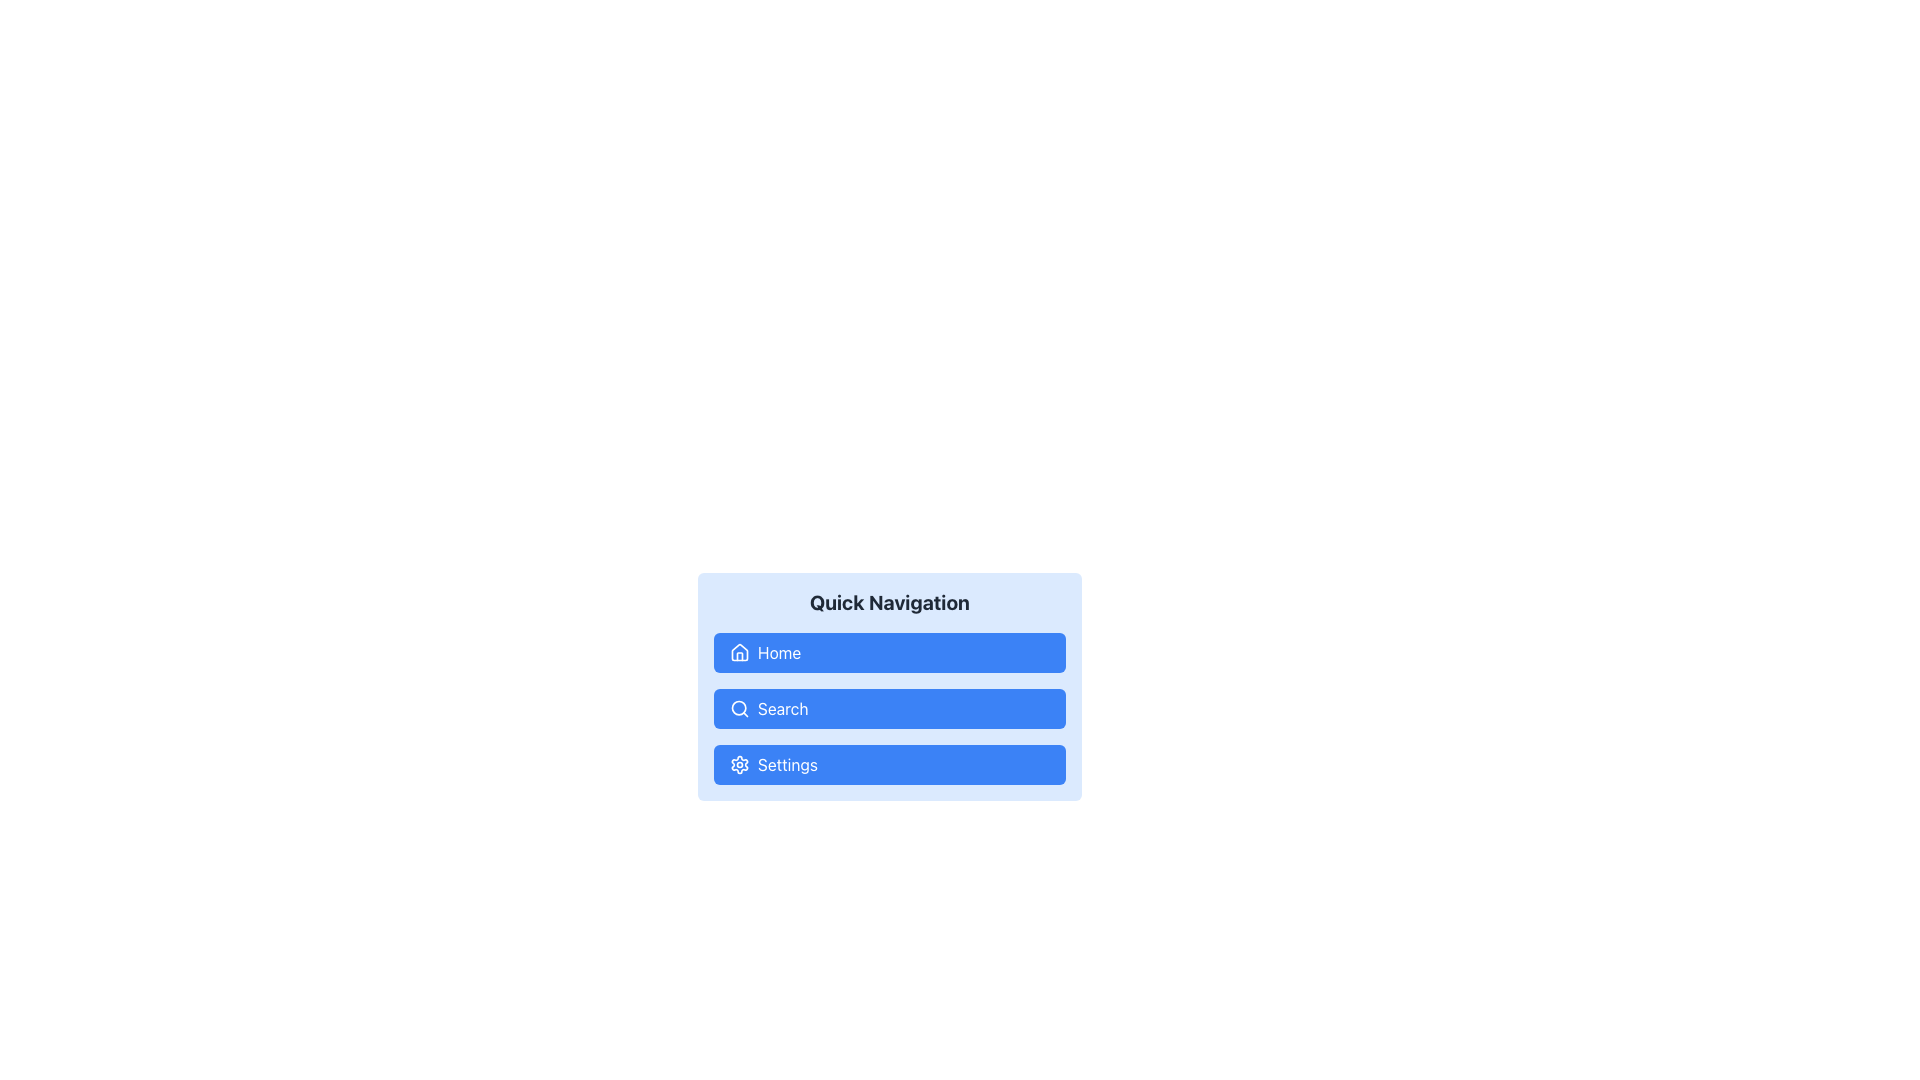  Describe the element at coordinates (738, 764) in the screenshot. I see `the gear icon in the Quick Navigation section` at that location.